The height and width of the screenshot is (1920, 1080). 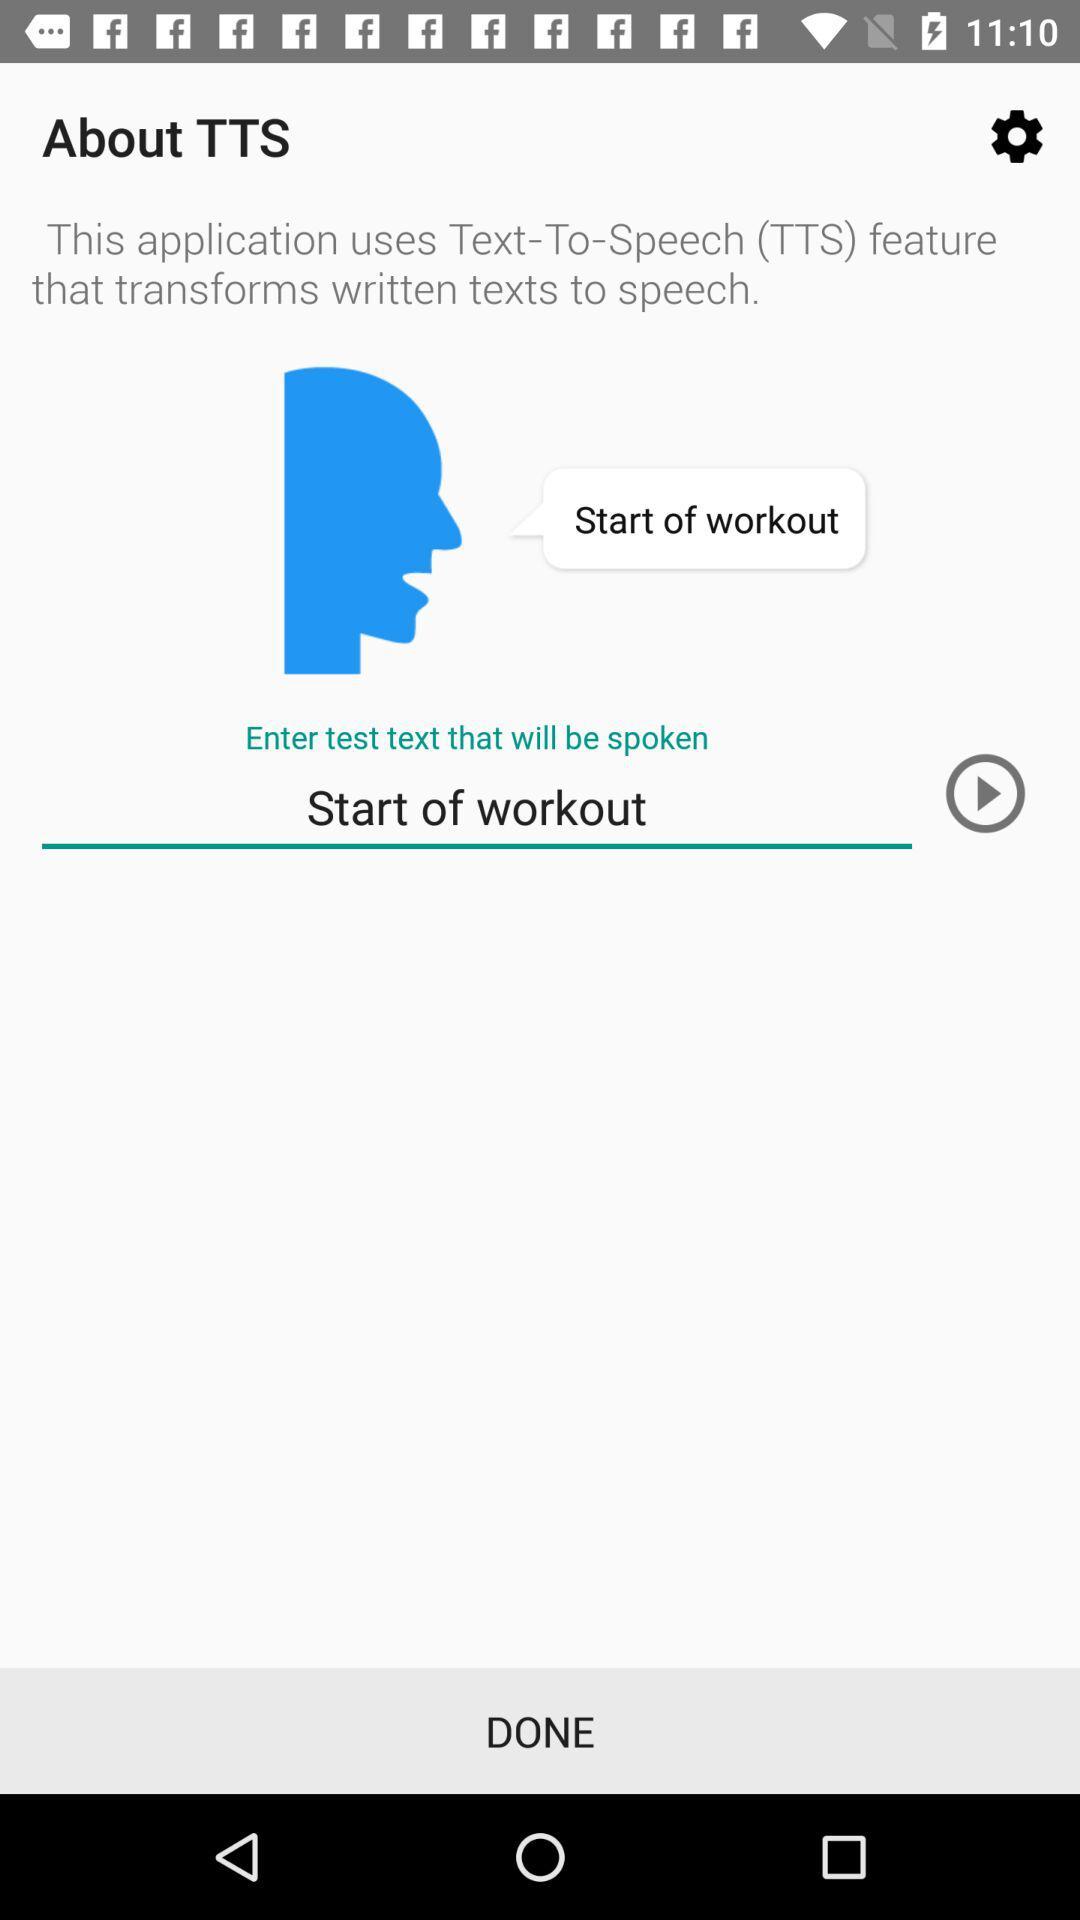 What do you see at coordinates (984, 792) in the screenshot?
I see `play obstion` at bounding box center [984, 792].